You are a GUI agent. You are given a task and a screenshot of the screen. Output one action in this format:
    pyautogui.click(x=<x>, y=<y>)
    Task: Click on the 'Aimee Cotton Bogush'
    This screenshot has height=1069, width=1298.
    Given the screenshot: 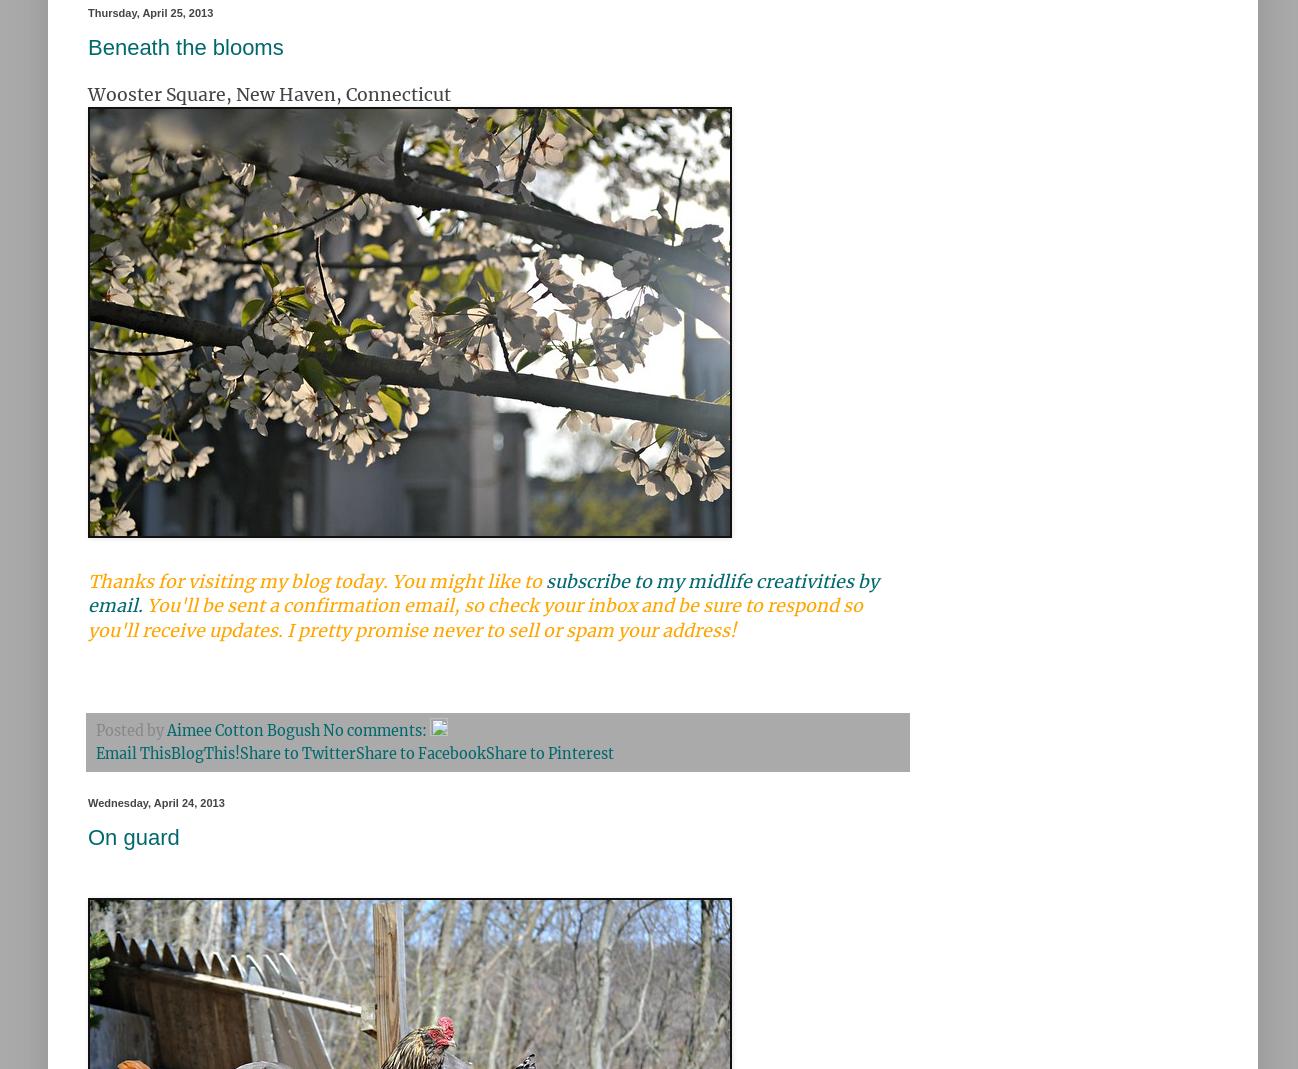 What is the action you would take?
    pyautogui.click(x=166, y=729)
    